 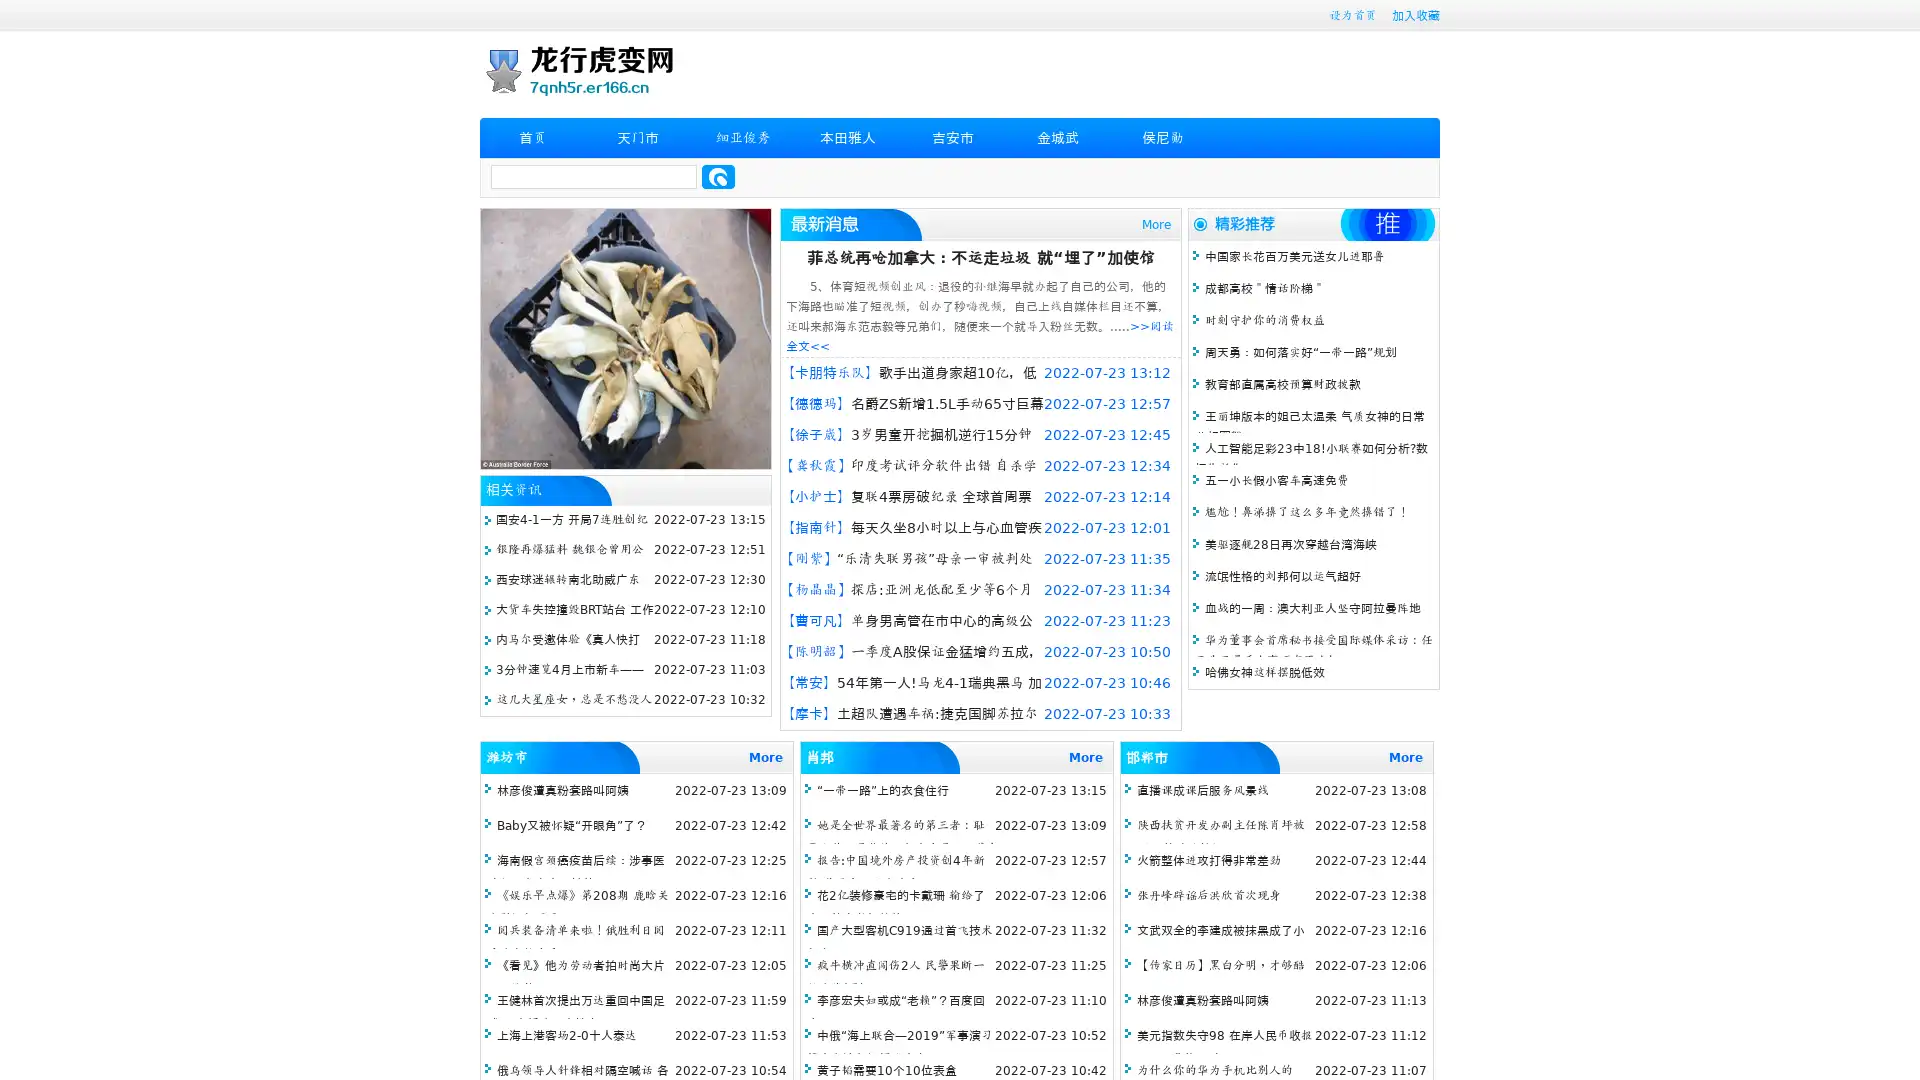 I want to click on Search, so click(x=718, y=176).